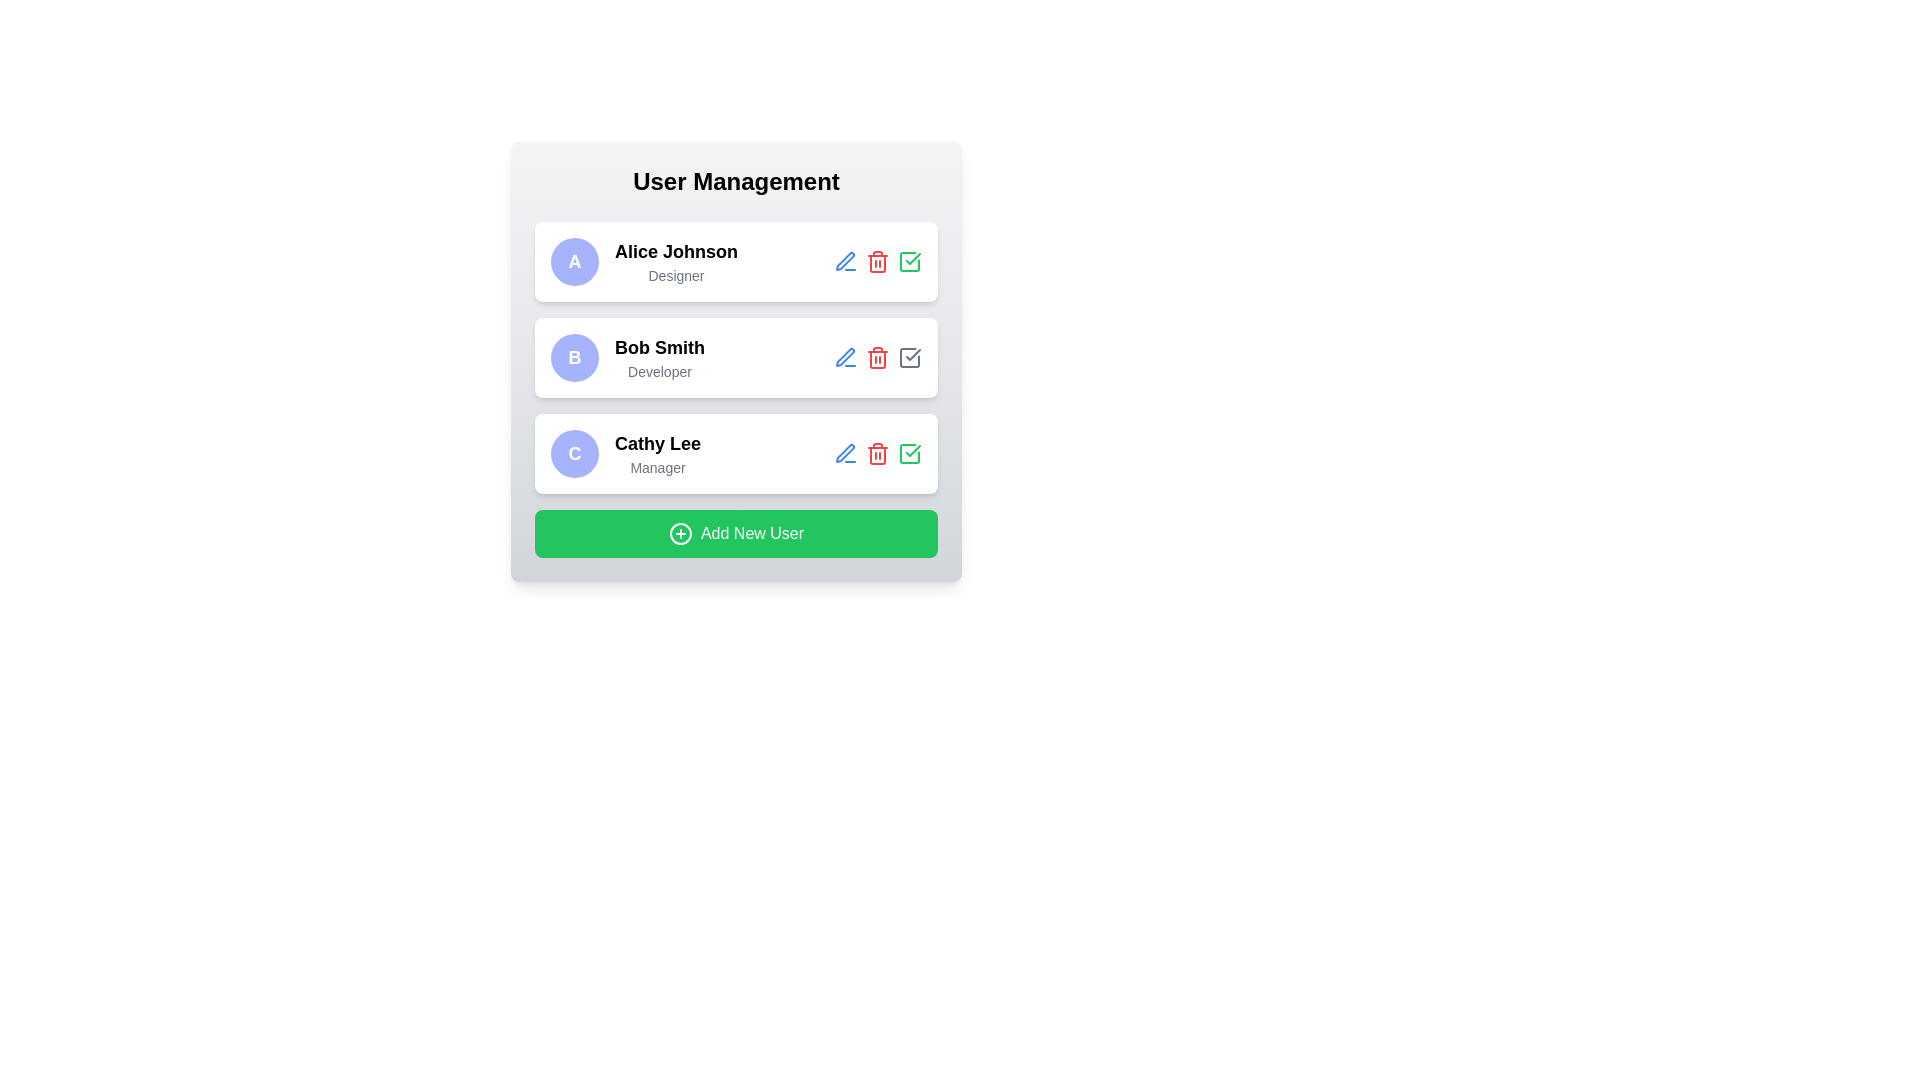 This screenshot has width=1920, height=1080. Describe the element at coordinates (657, 454) in the screenshot. I see `the text display showing the name and role ('Manager') of a user in the third row of the User Management list` at that location.